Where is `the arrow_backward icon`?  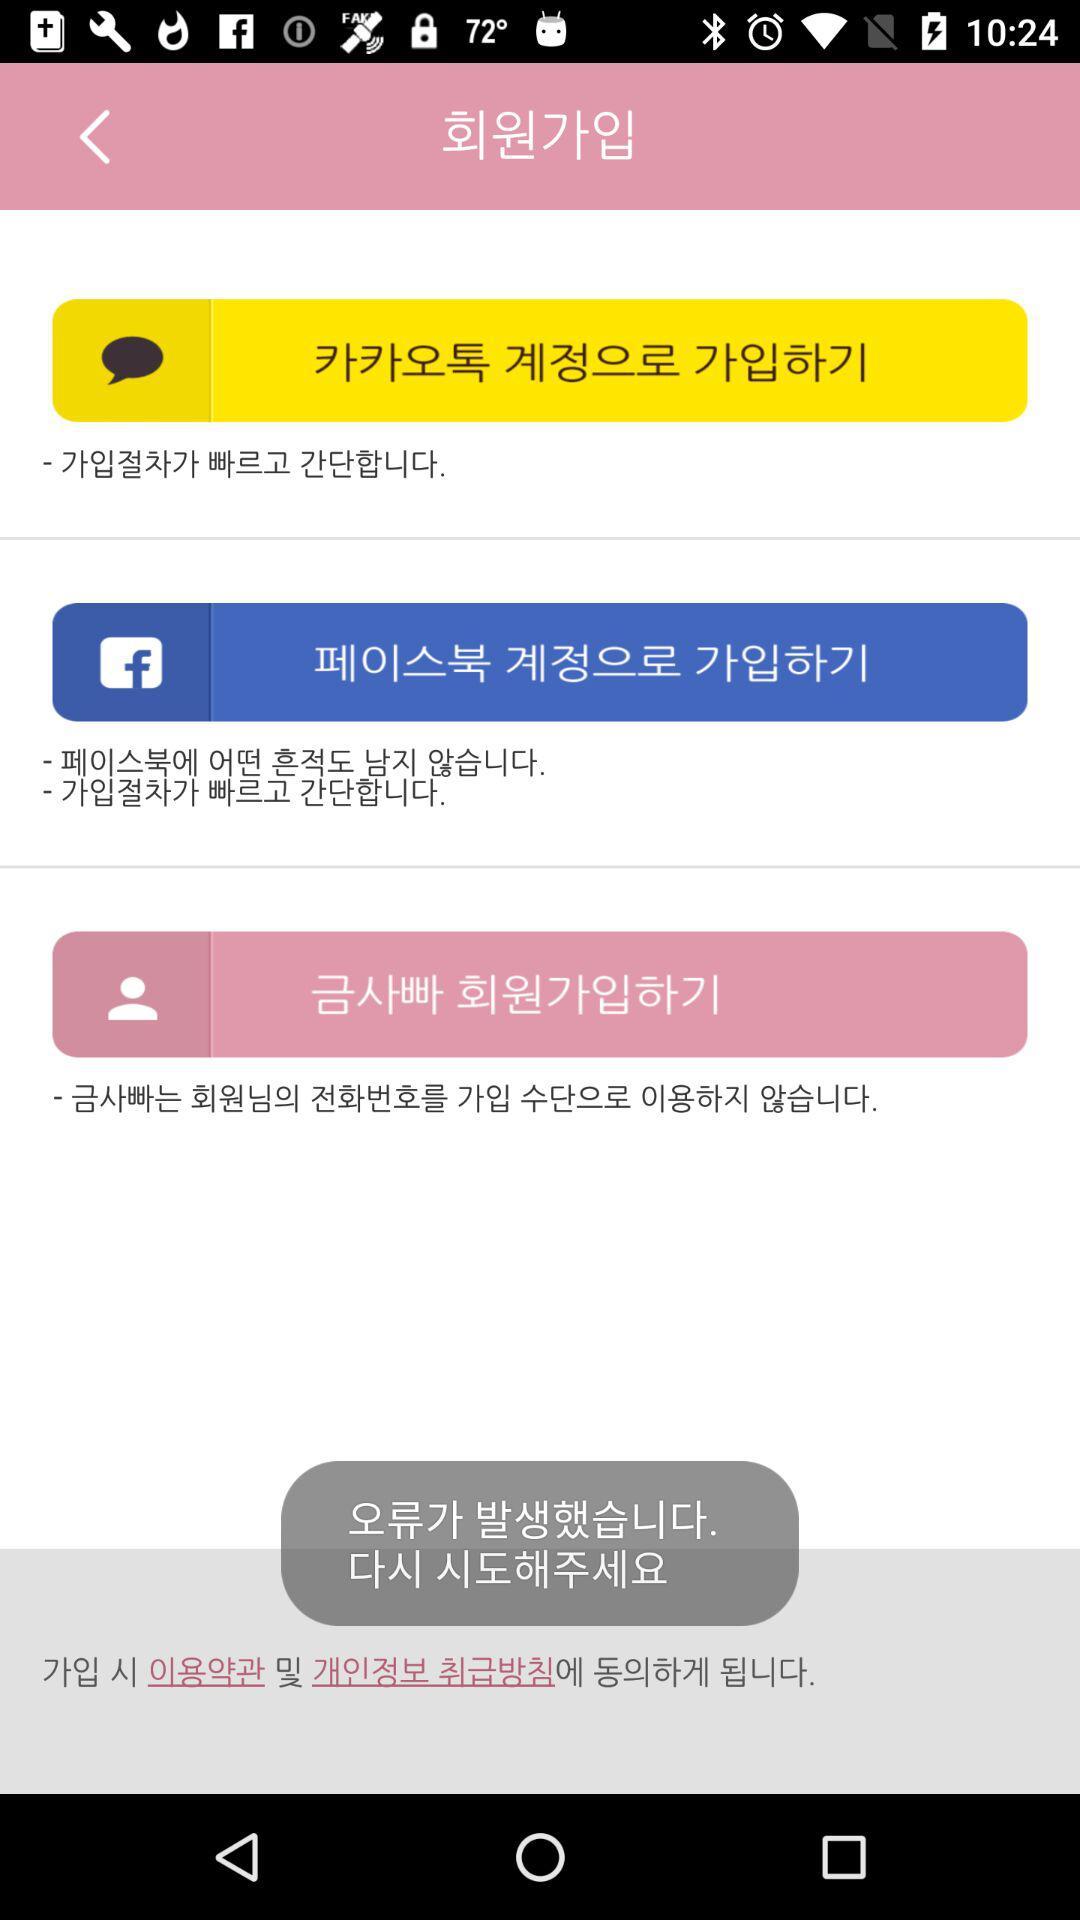
the arrow_backward icon is located at coordinates (94, 135).